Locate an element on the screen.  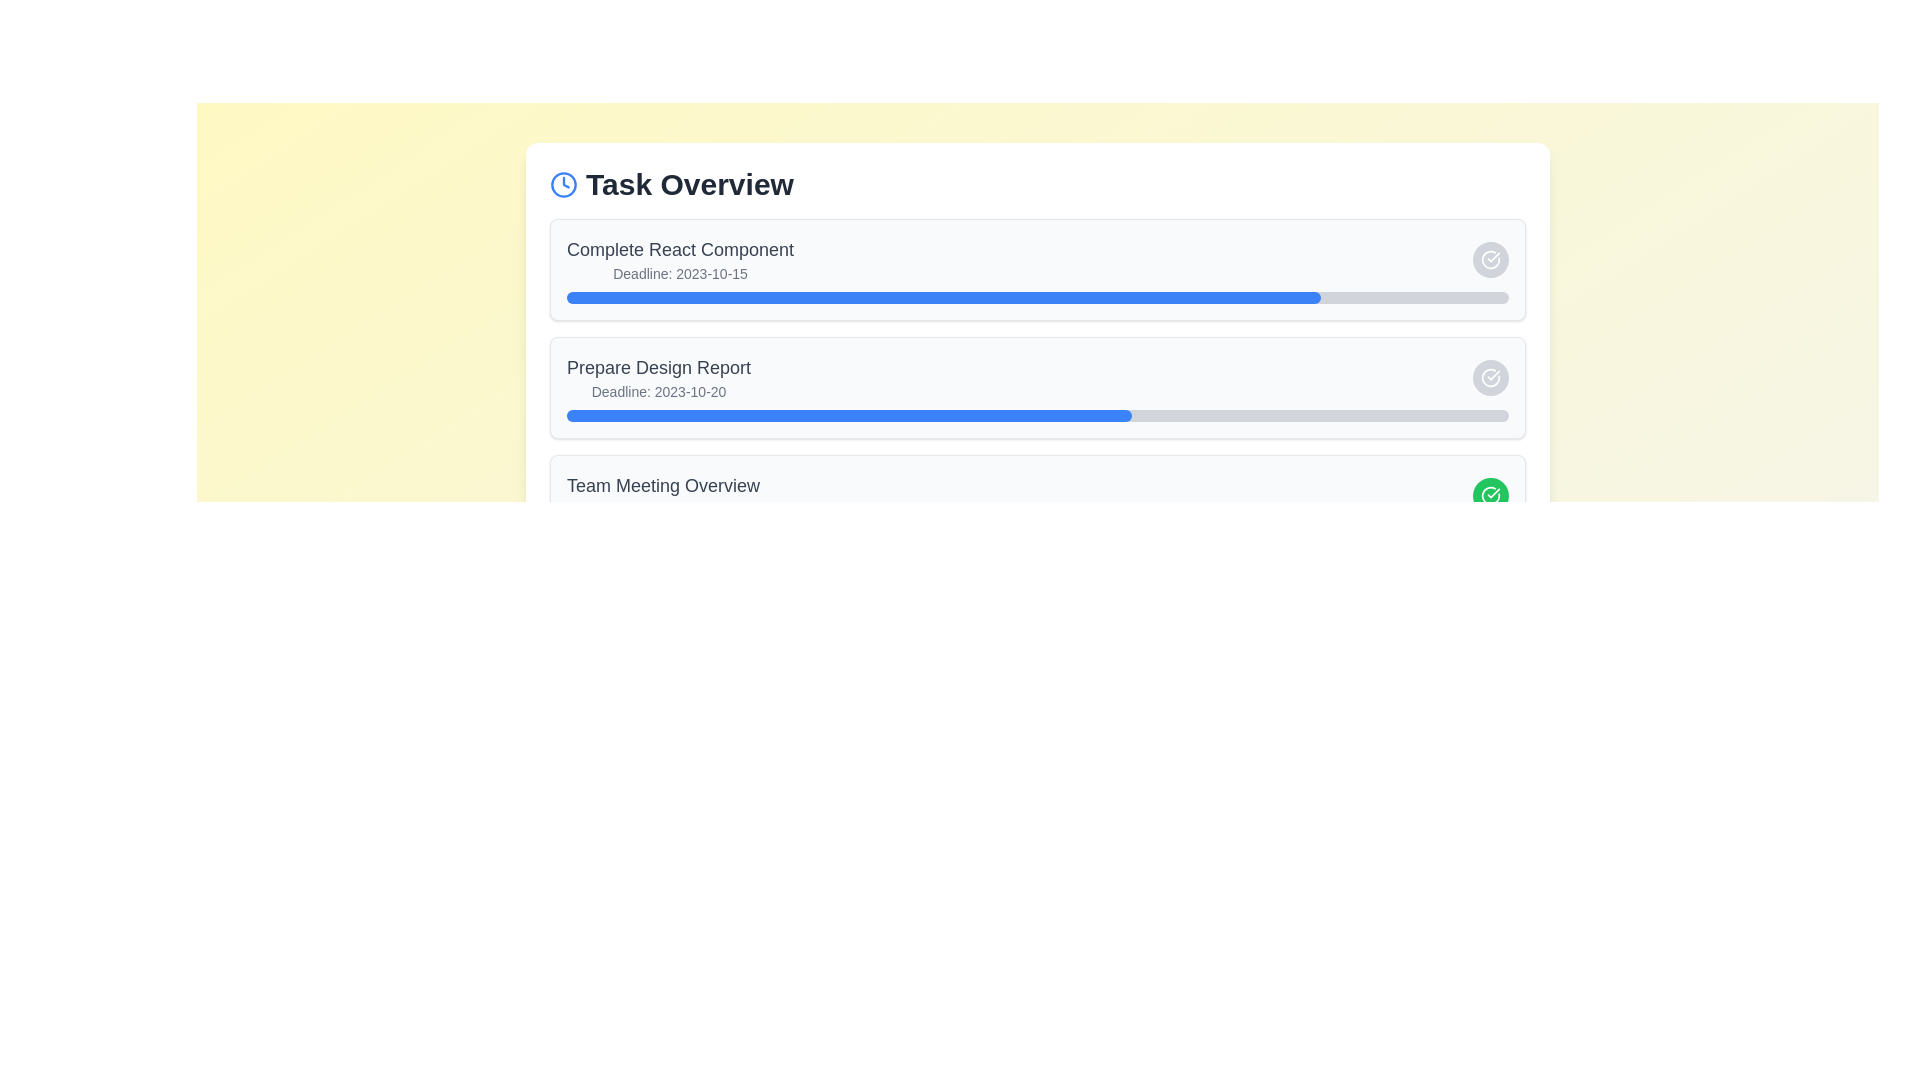
the text label displaying 'Prepare Design Report' is located at coordinates (659, 378).